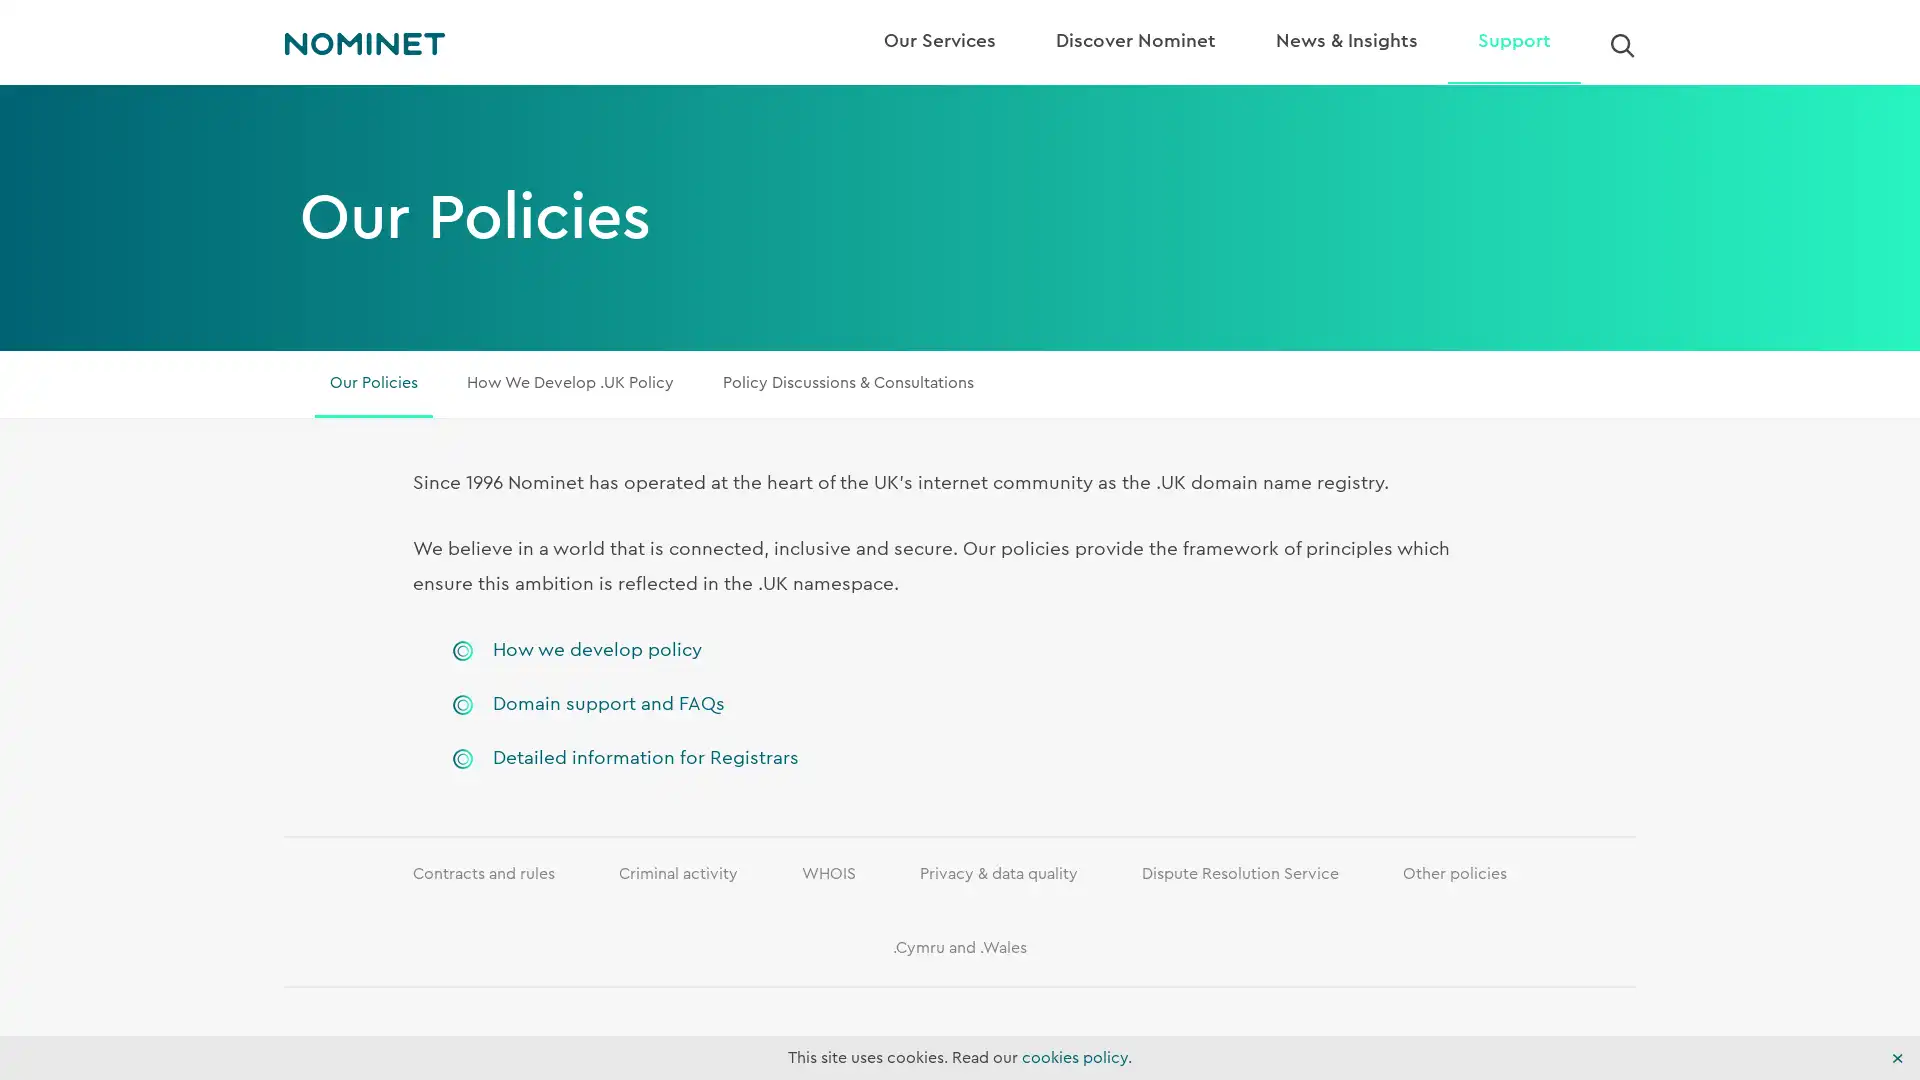 This screenshot has width=1920, height=1080. What do you see at coordinates (1896, 1058) in the screenshot?
I see `Close` at bounding box center [1896, 1058].